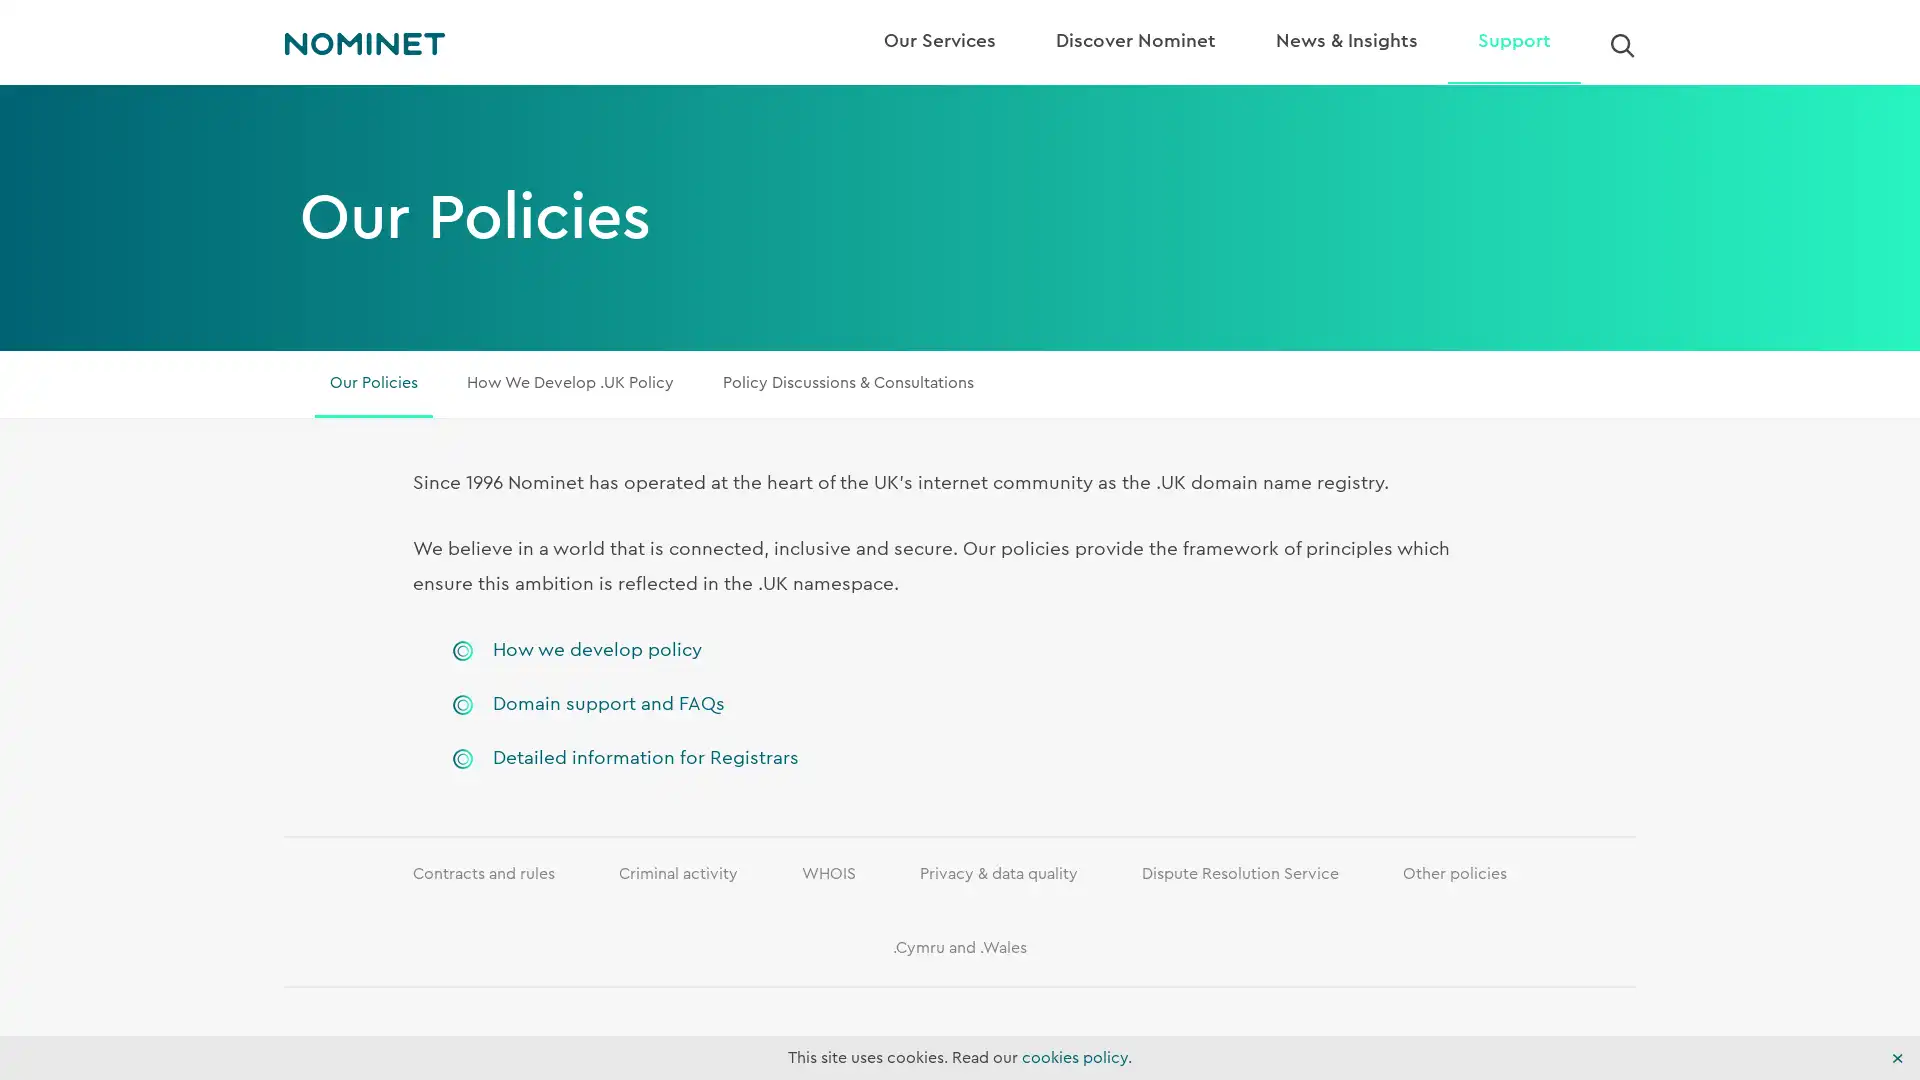 This screenshot has width=1920, height=1080. What do you see at coordinates (1896, 1058) in the screenshot?
I see `Close` at bounding box center [1896, 1058].